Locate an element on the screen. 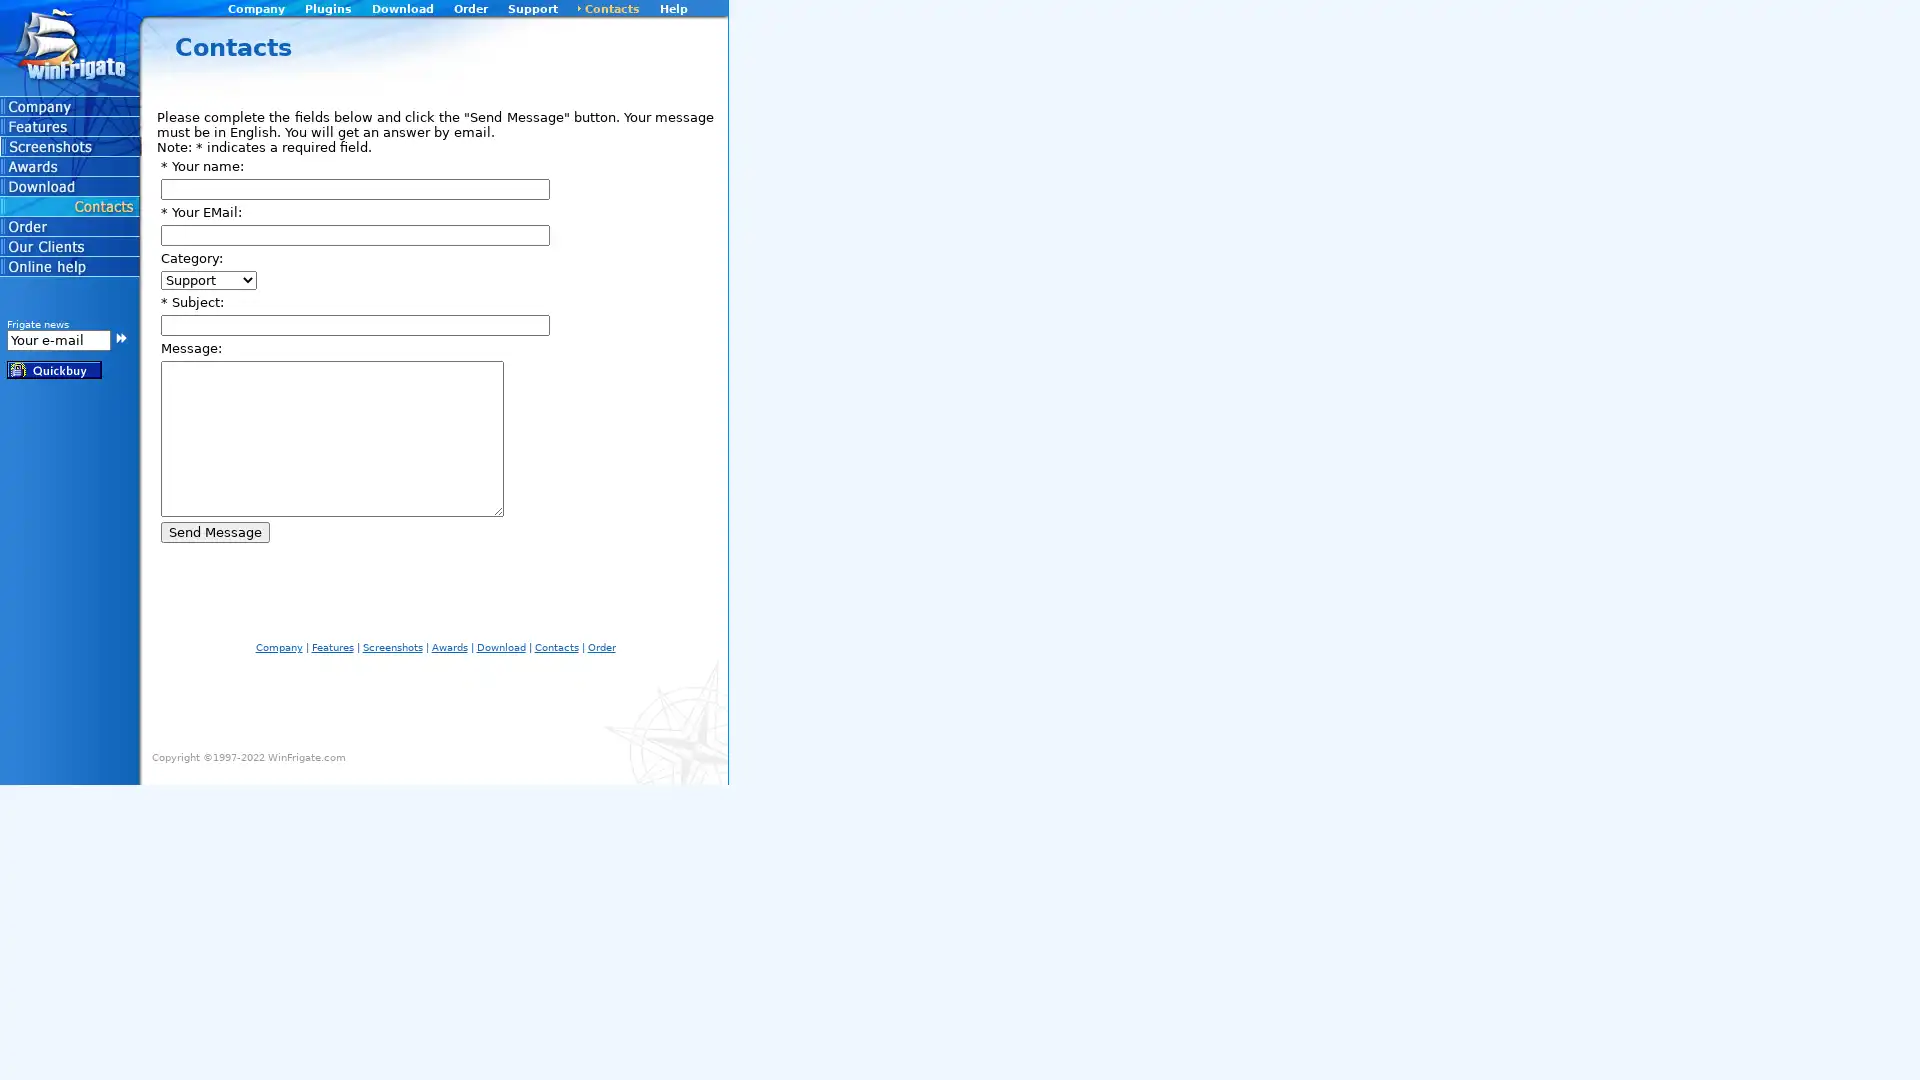  go is located at coordinates (120, 335).